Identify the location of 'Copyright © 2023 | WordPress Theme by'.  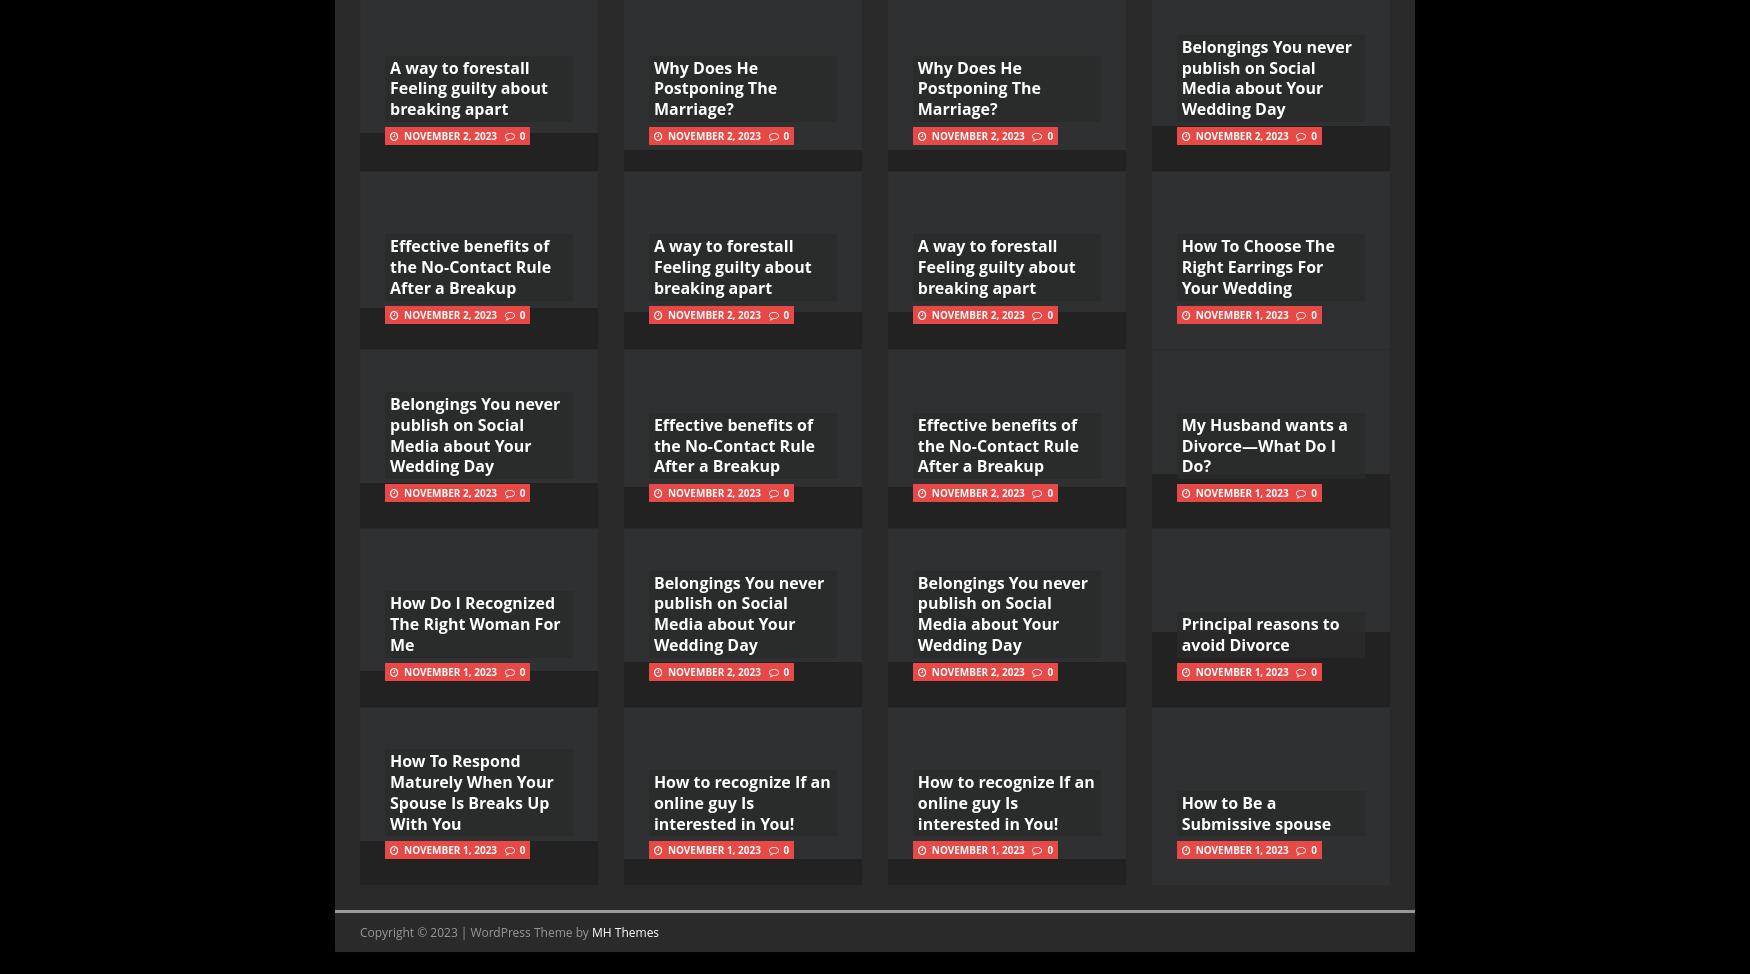
(475, 932).